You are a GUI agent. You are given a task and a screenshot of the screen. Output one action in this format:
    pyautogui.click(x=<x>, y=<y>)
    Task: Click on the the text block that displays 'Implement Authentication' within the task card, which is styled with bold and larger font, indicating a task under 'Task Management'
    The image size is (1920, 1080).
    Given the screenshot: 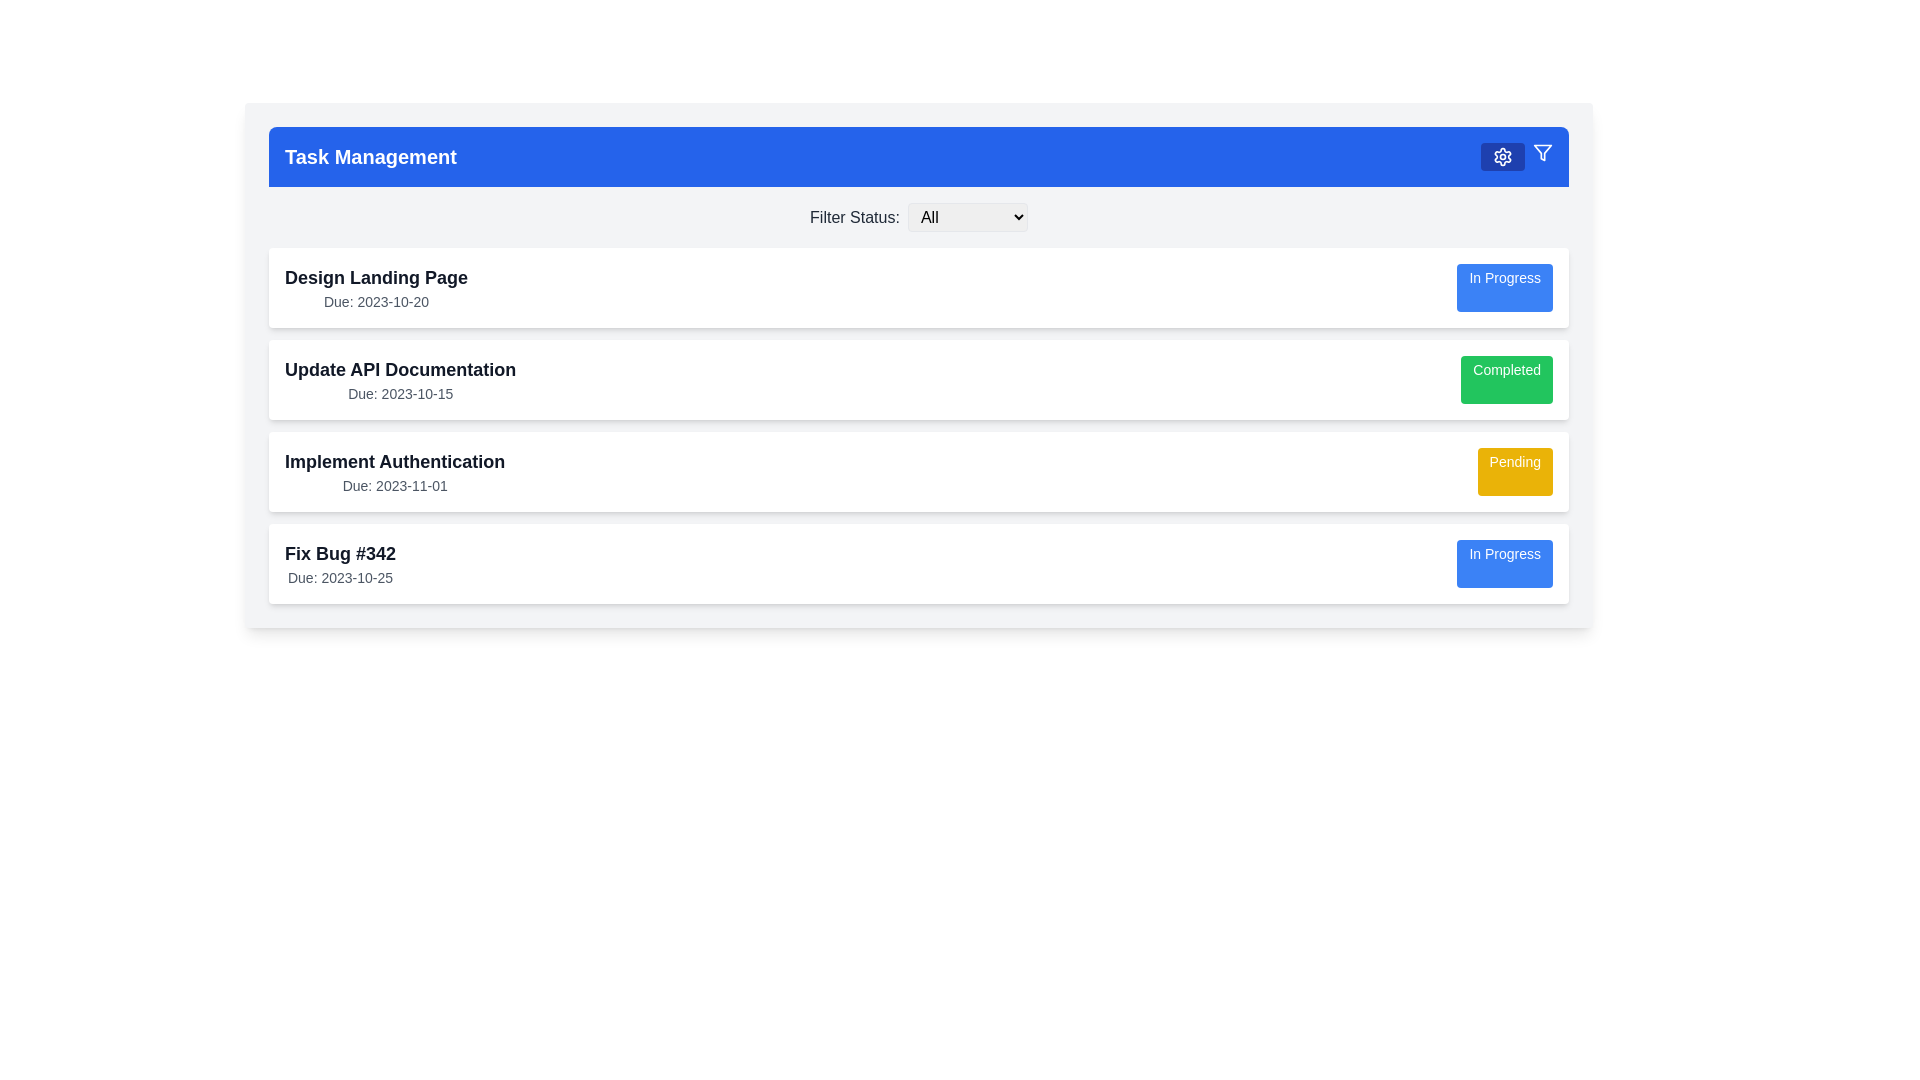 What is the action you would take?
    pyautogui.click(x=395, y=471)
    